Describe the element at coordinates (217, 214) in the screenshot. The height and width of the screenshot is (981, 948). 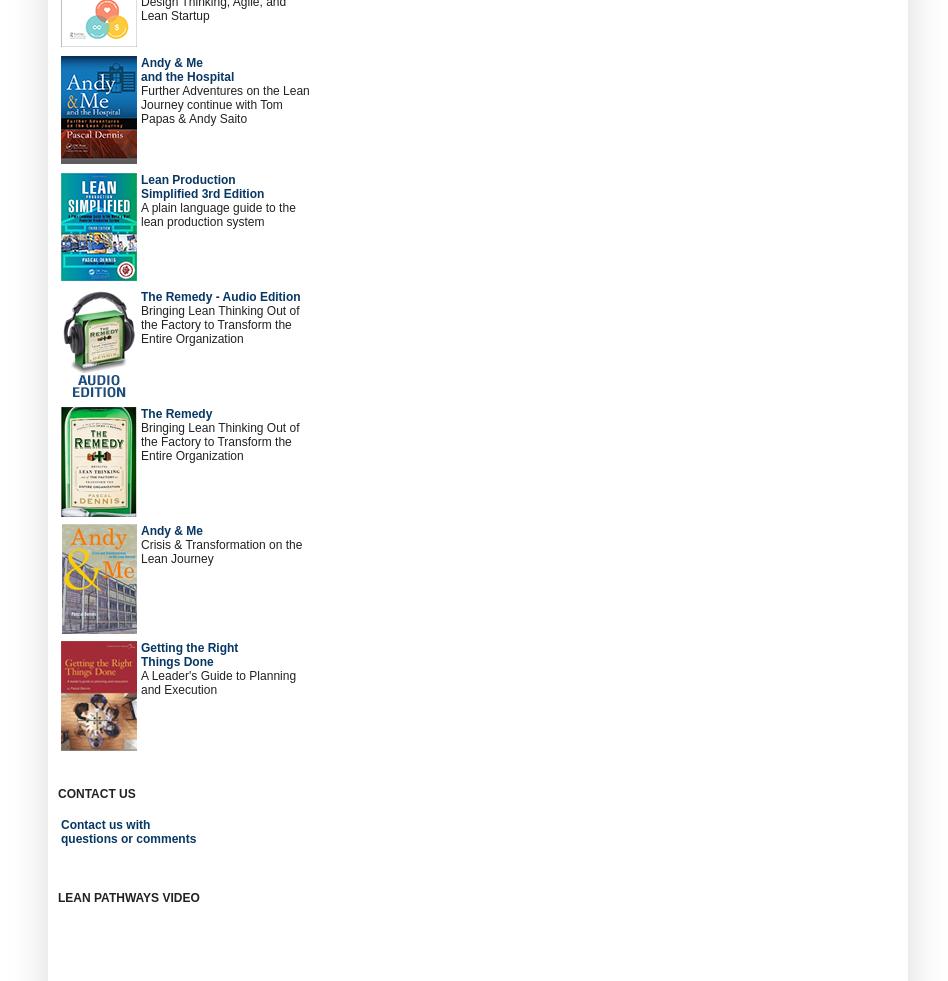
I see `'A plain language guide to the lean production system'` at that location.